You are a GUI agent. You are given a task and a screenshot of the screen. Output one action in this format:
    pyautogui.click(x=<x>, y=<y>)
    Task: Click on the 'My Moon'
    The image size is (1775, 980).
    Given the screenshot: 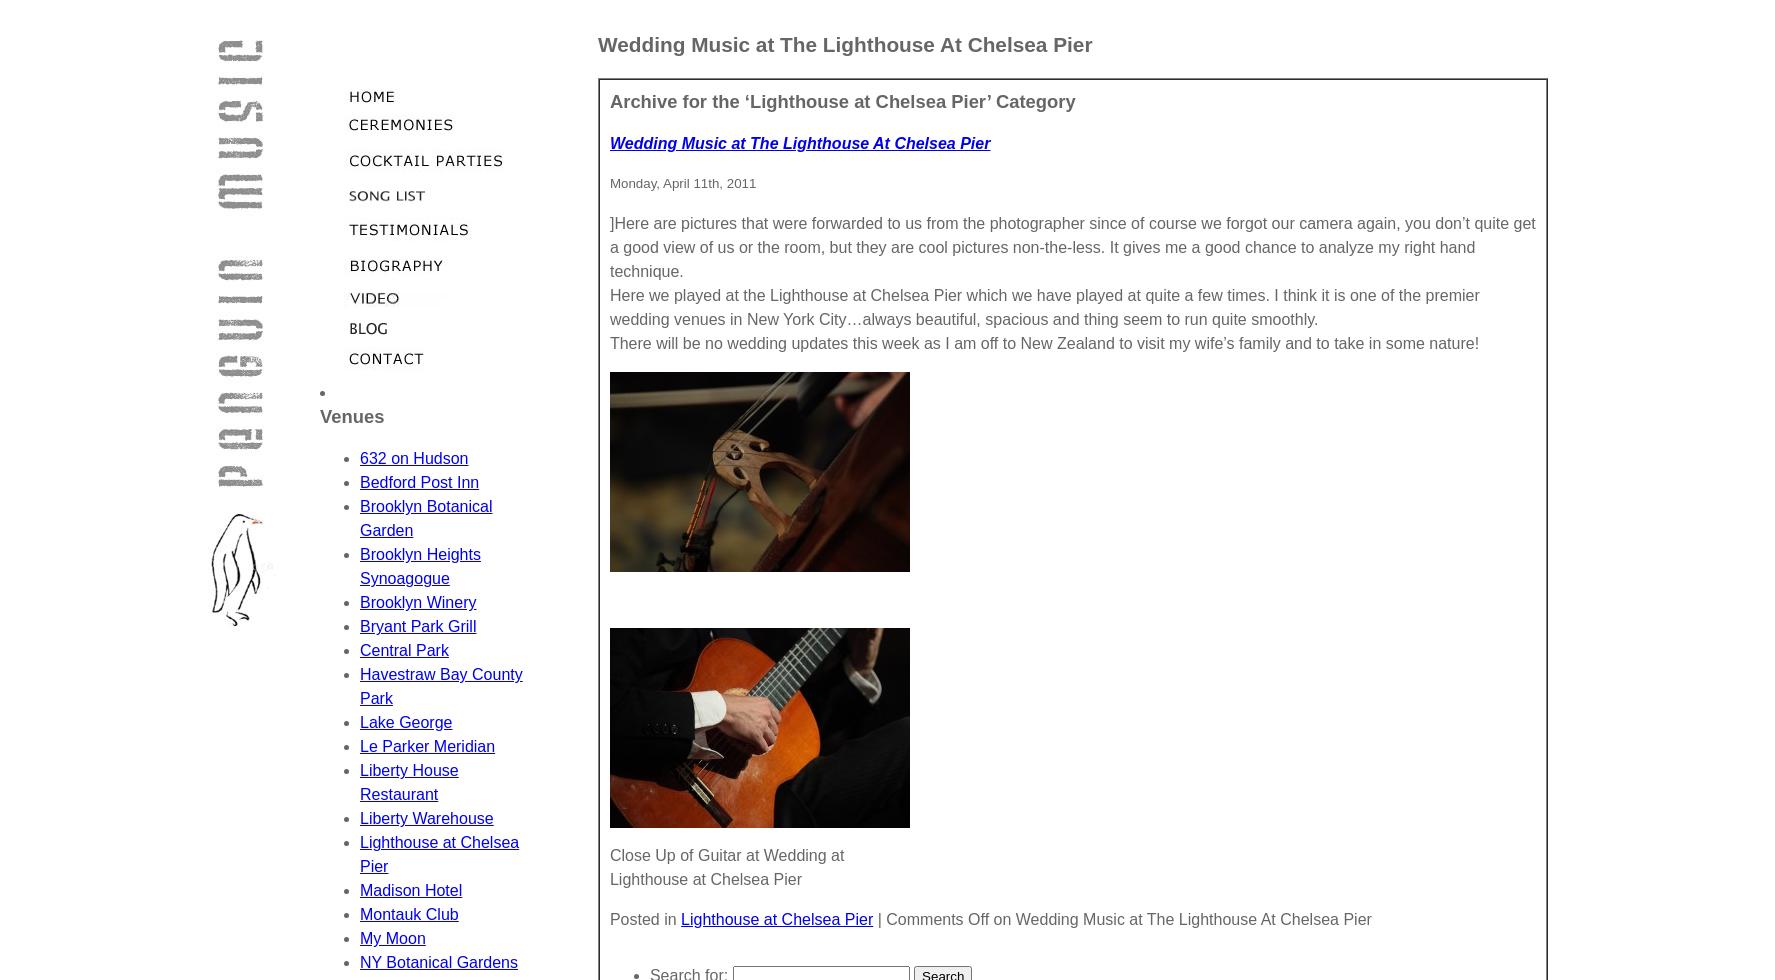 What is the action you would take?
    pyautogui.click(x=390, y=938)
    